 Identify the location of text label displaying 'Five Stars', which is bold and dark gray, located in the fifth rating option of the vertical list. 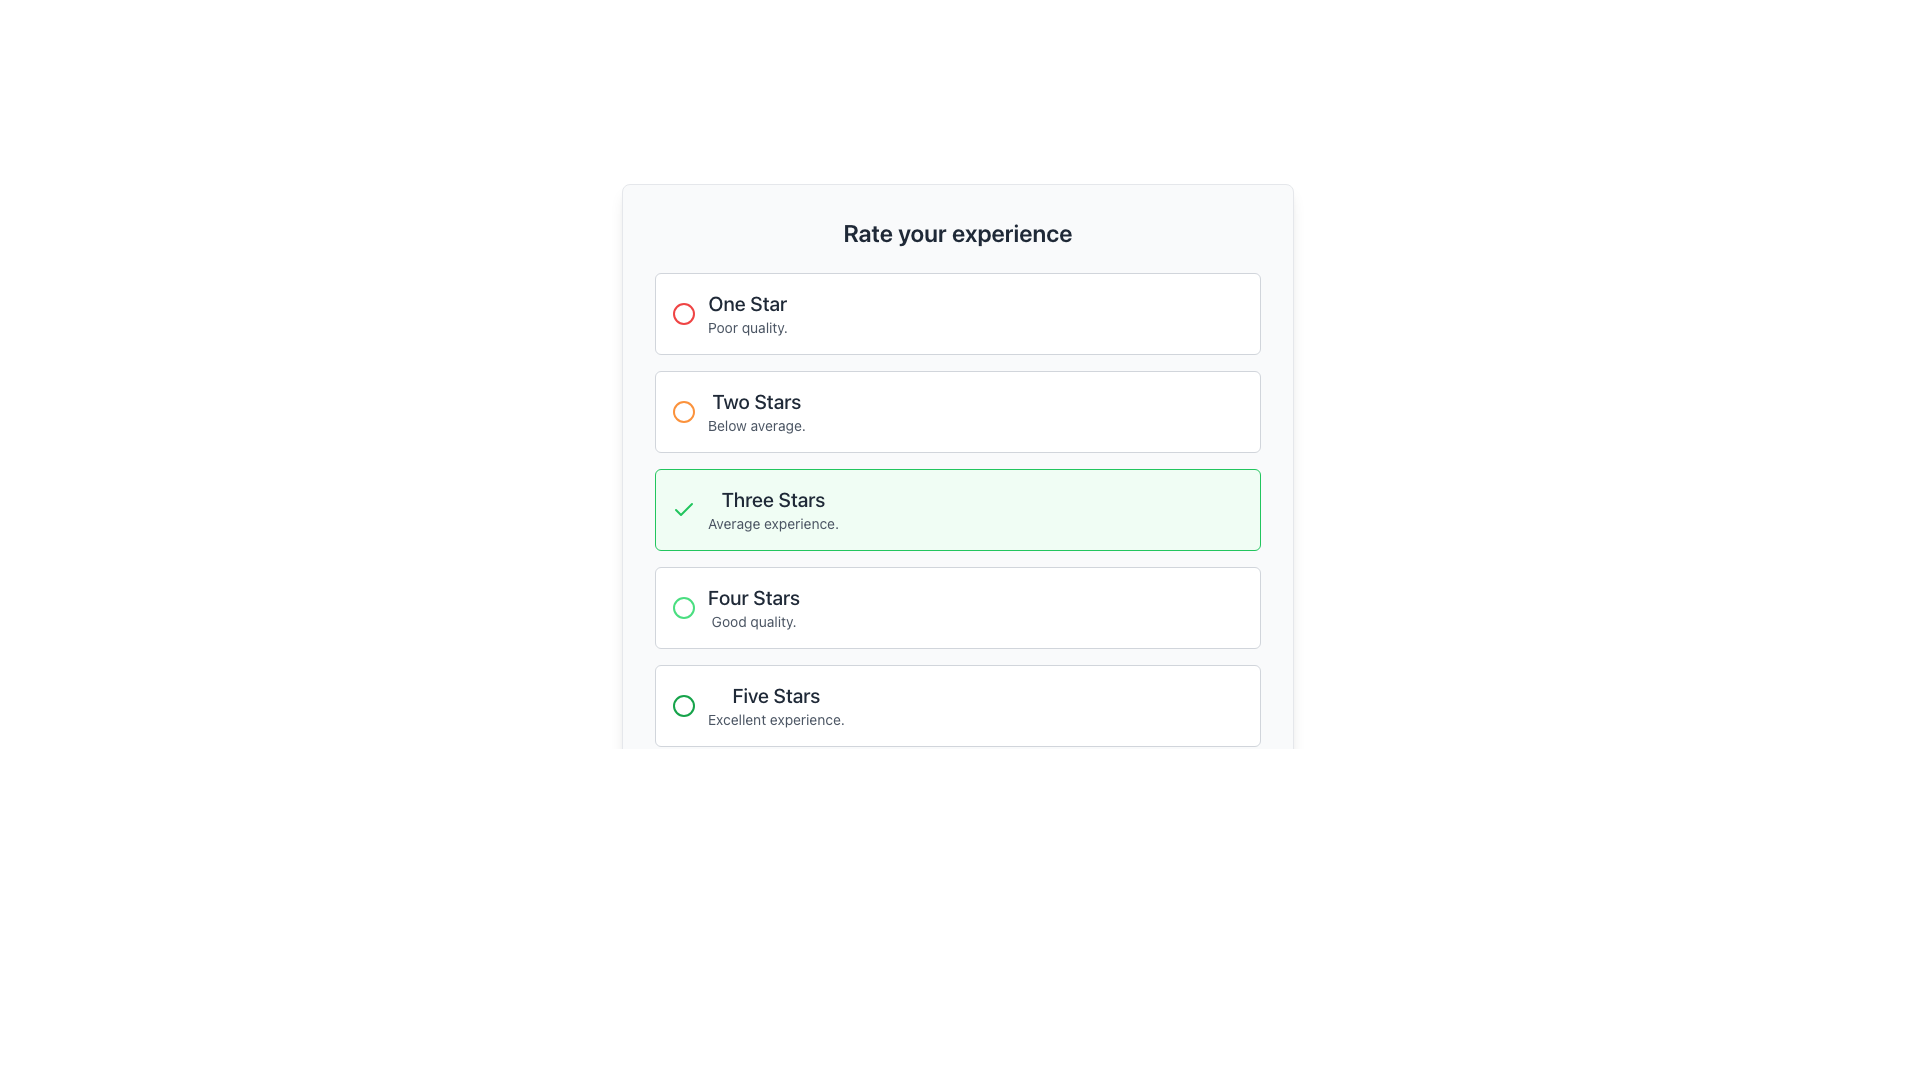
(775, 694).